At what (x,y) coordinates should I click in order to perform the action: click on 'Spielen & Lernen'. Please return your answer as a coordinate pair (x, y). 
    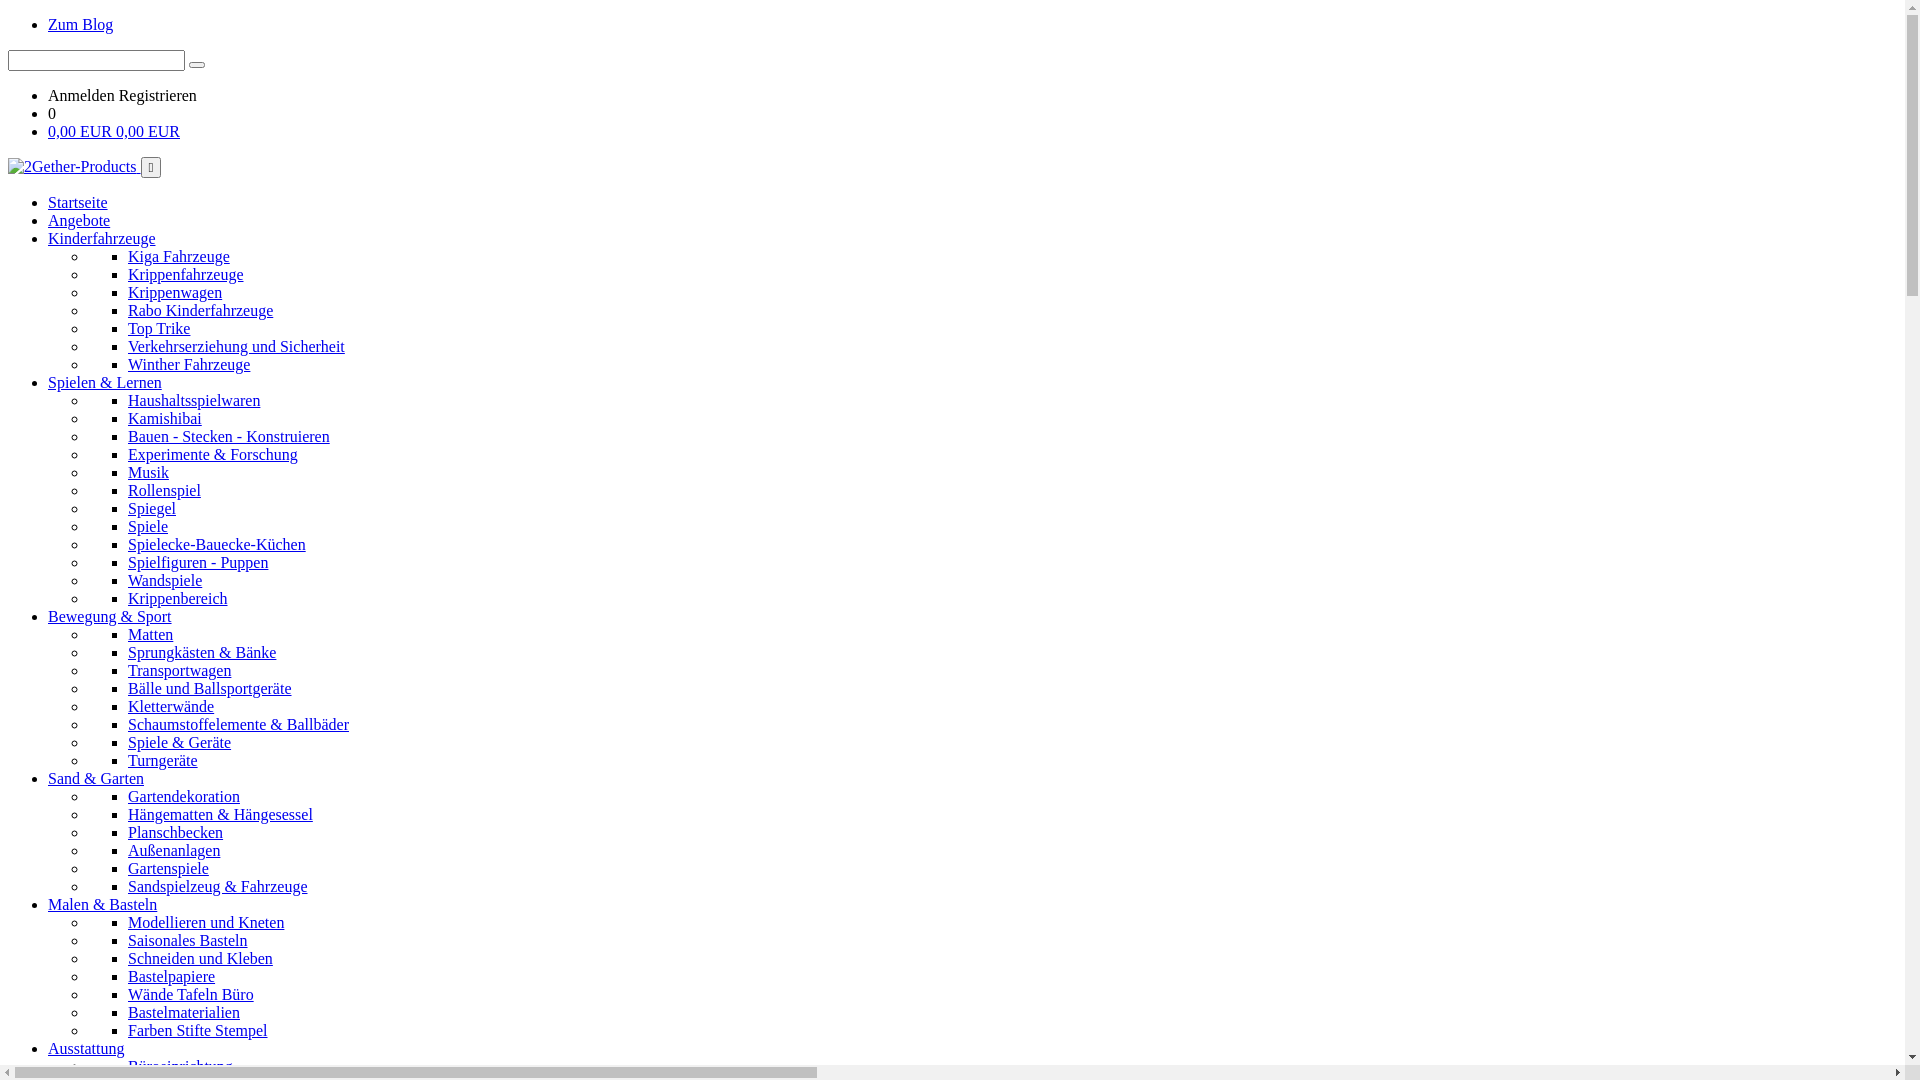
    Looking at the image, I should click on (104, 382).